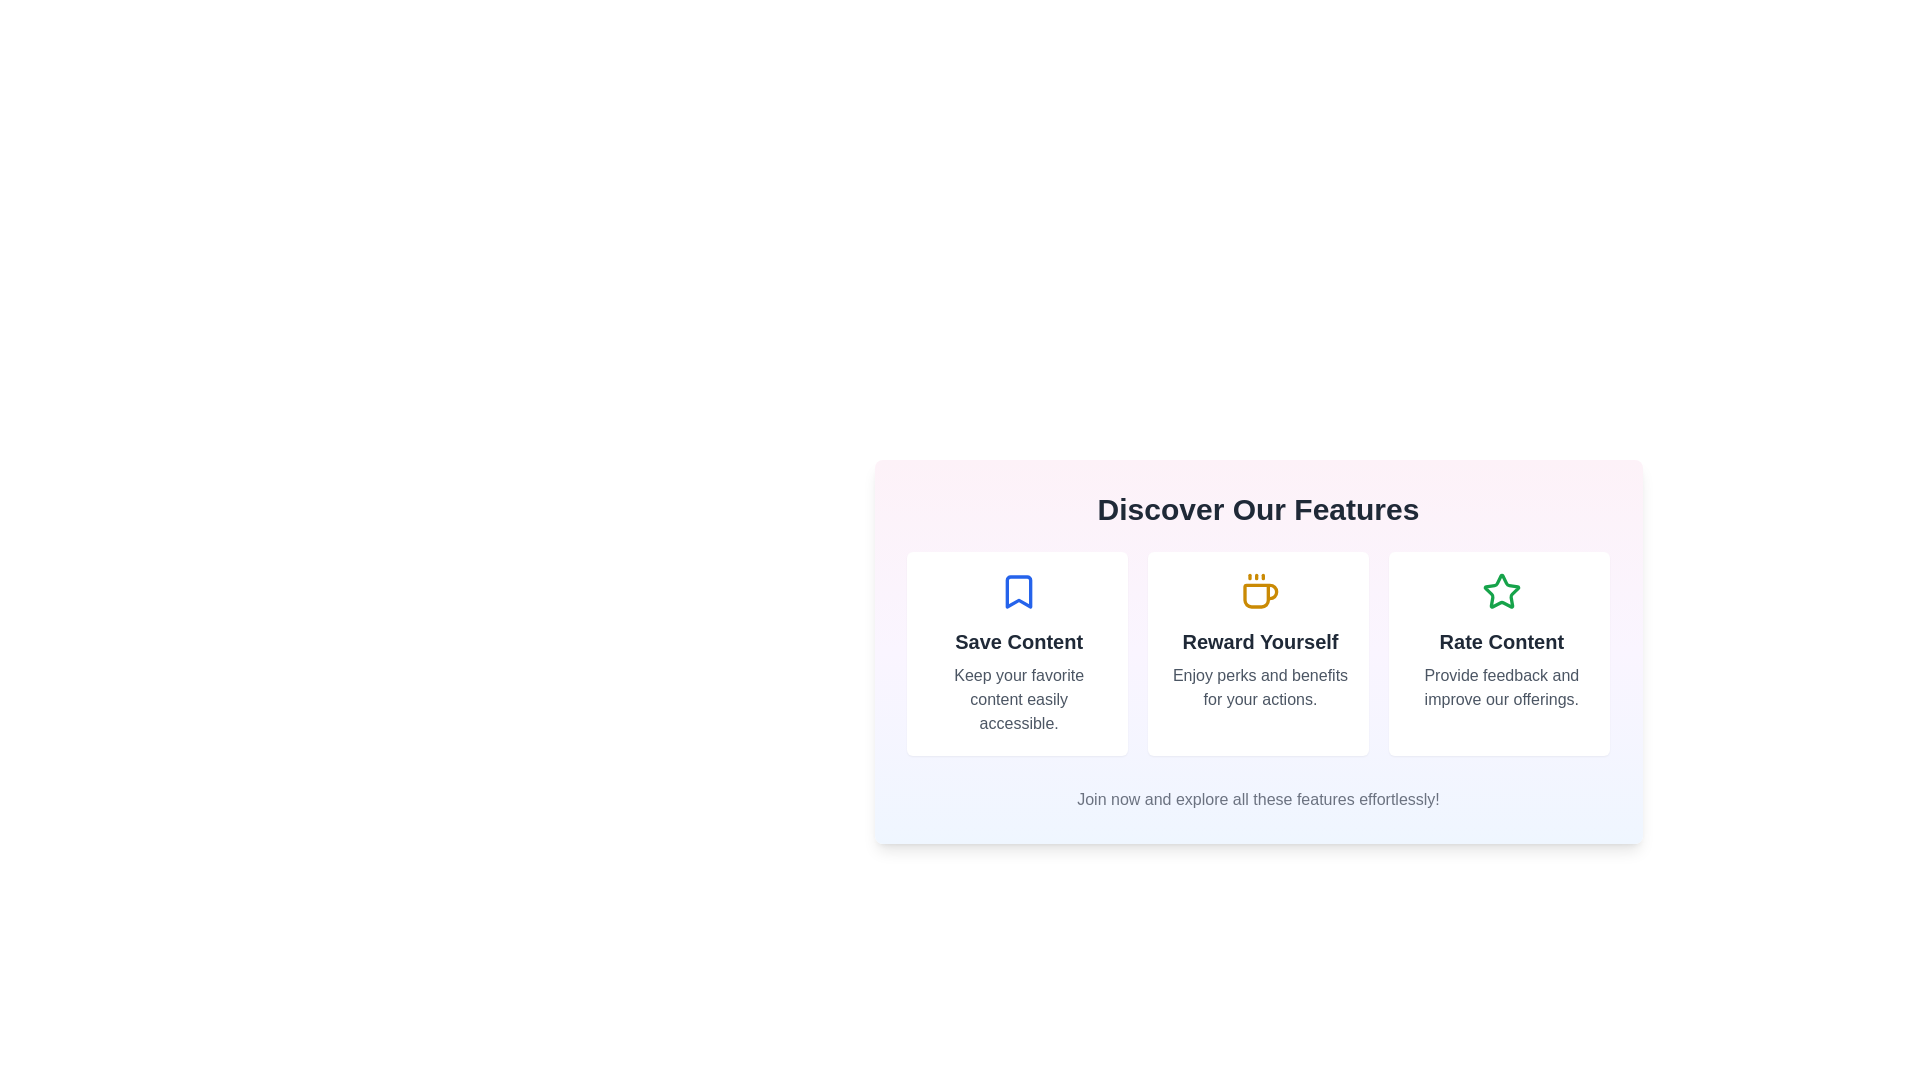 Image resolution: width=1920 pixels, height=1080 pixels. Describe the element at coordinates (1019, 641) in the screenshot. I see `the text label displaying 'Save Content' in bold, dark gray, positioned within the first vertical card layout` at that location.